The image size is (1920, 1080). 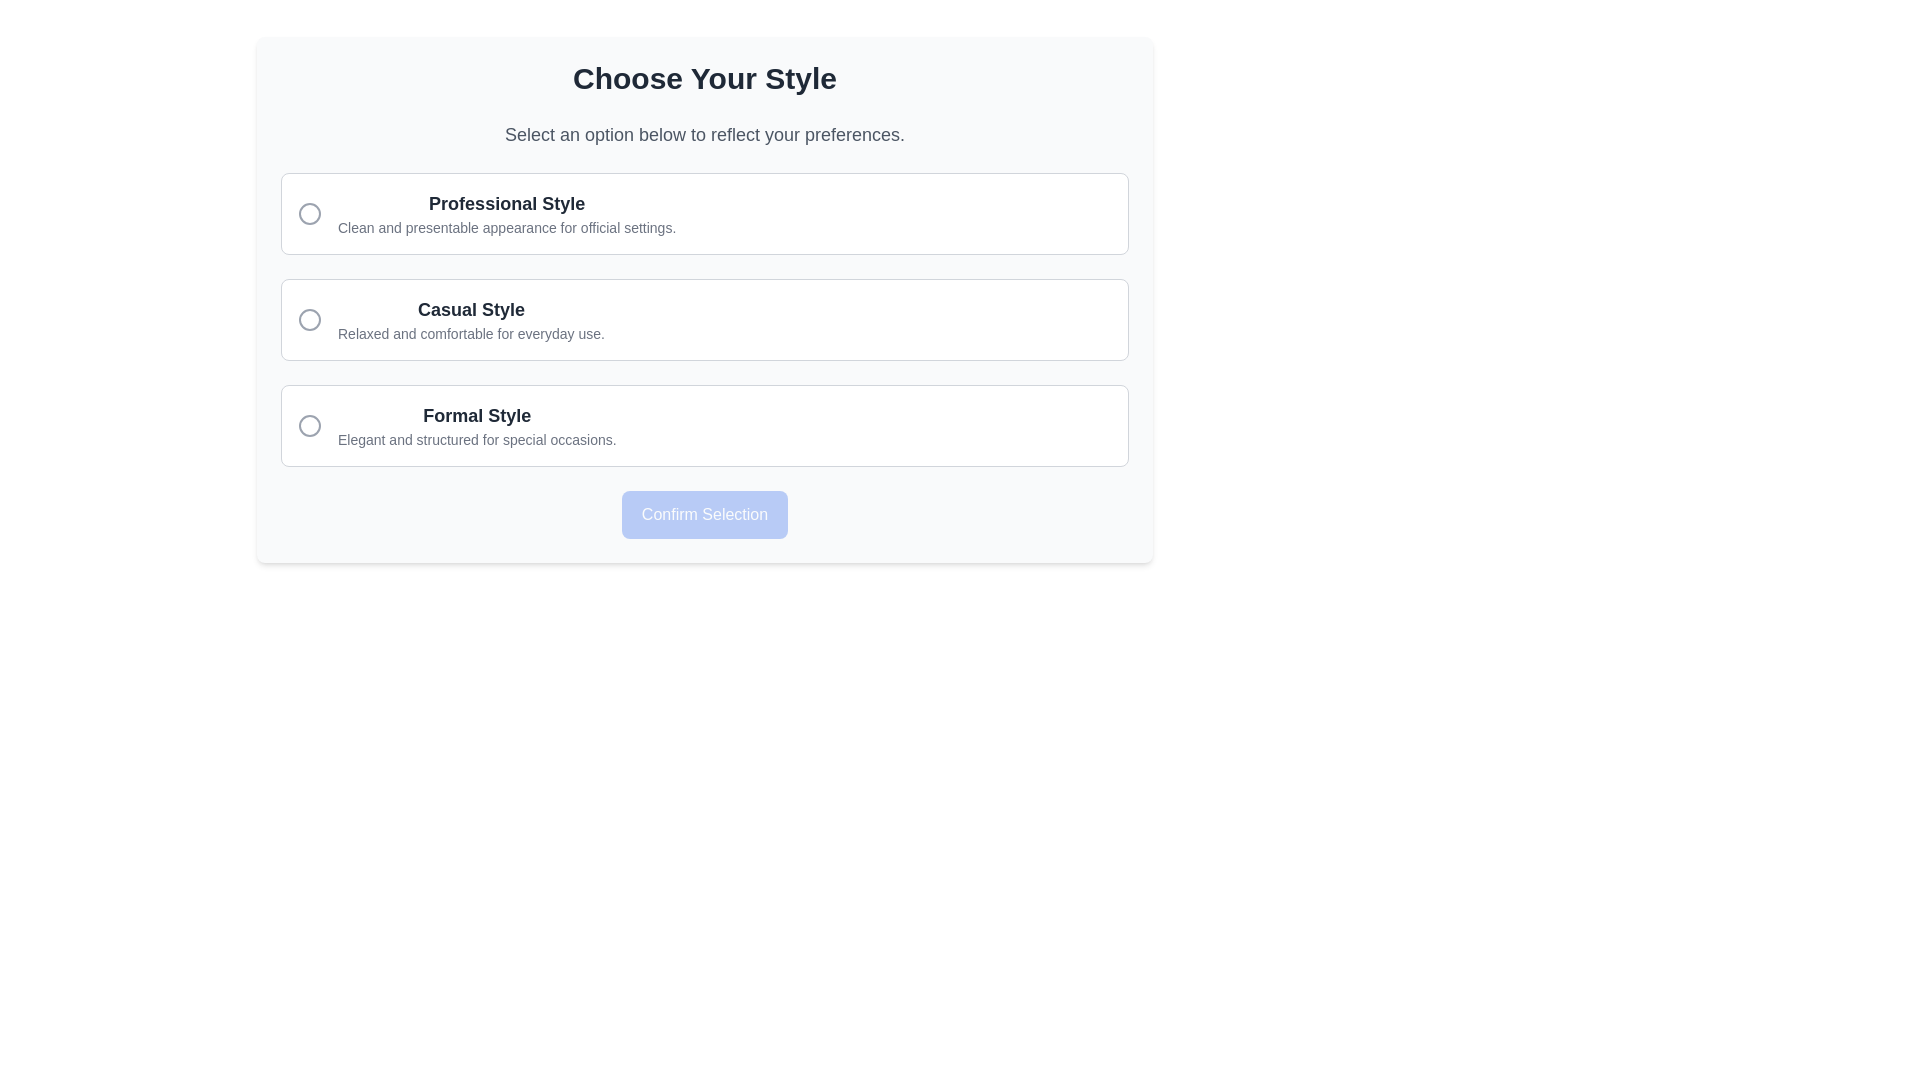 What do you see at coordinates (476, 415) in the screenshot?
I see `text label stating 'Formal Style', which is the topmost text in the third choice option of the 'Choose Your Style' section, positioned below 'Casual Style' and above a descriptive line` at bounding box center [476, 415].